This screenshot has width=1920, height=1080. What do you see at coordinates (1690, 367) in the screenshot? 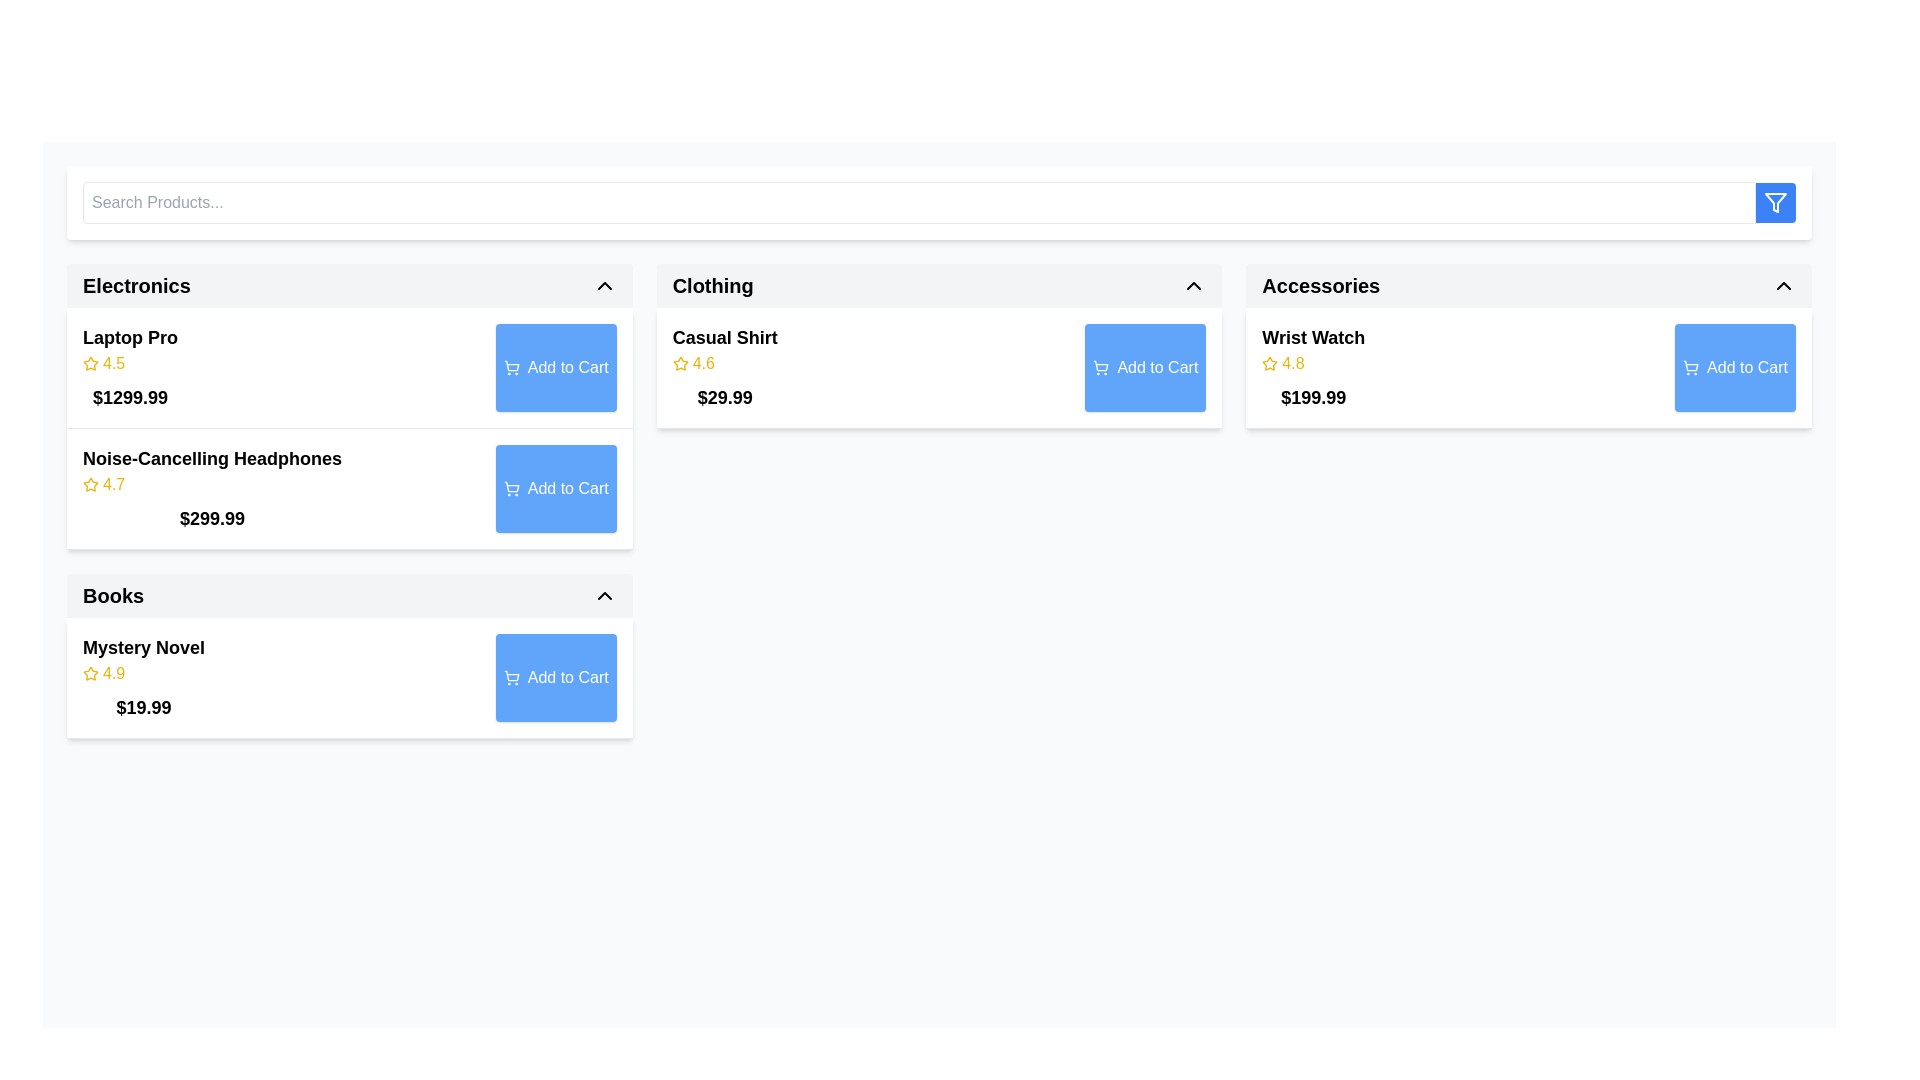
I see `the 'Add to Cart' button which contains the shopping cart icon for the 'Wrist Watch' product in the 'Accessories' section` at bounding box center [1690, 367].